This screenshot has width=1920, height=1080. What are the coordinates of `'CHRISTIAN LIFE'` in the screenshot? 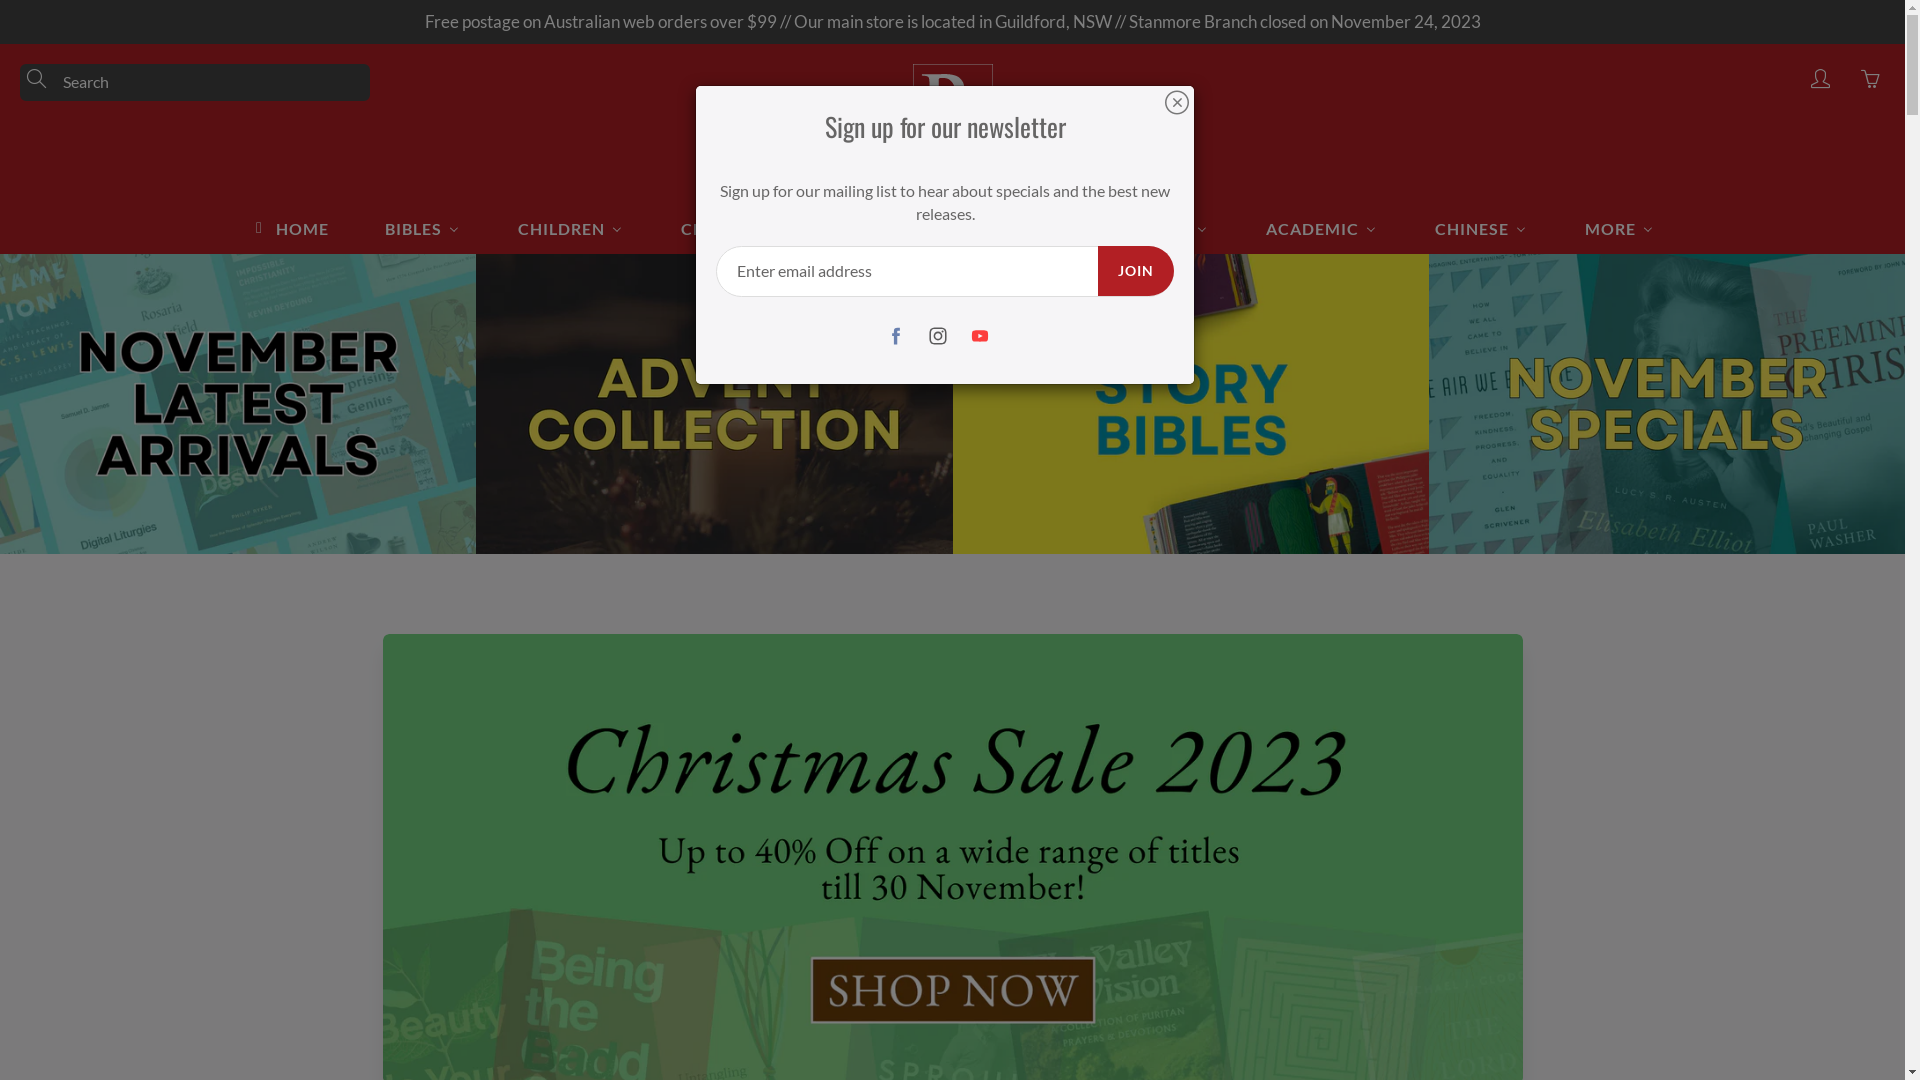 It's located at (755, 226).